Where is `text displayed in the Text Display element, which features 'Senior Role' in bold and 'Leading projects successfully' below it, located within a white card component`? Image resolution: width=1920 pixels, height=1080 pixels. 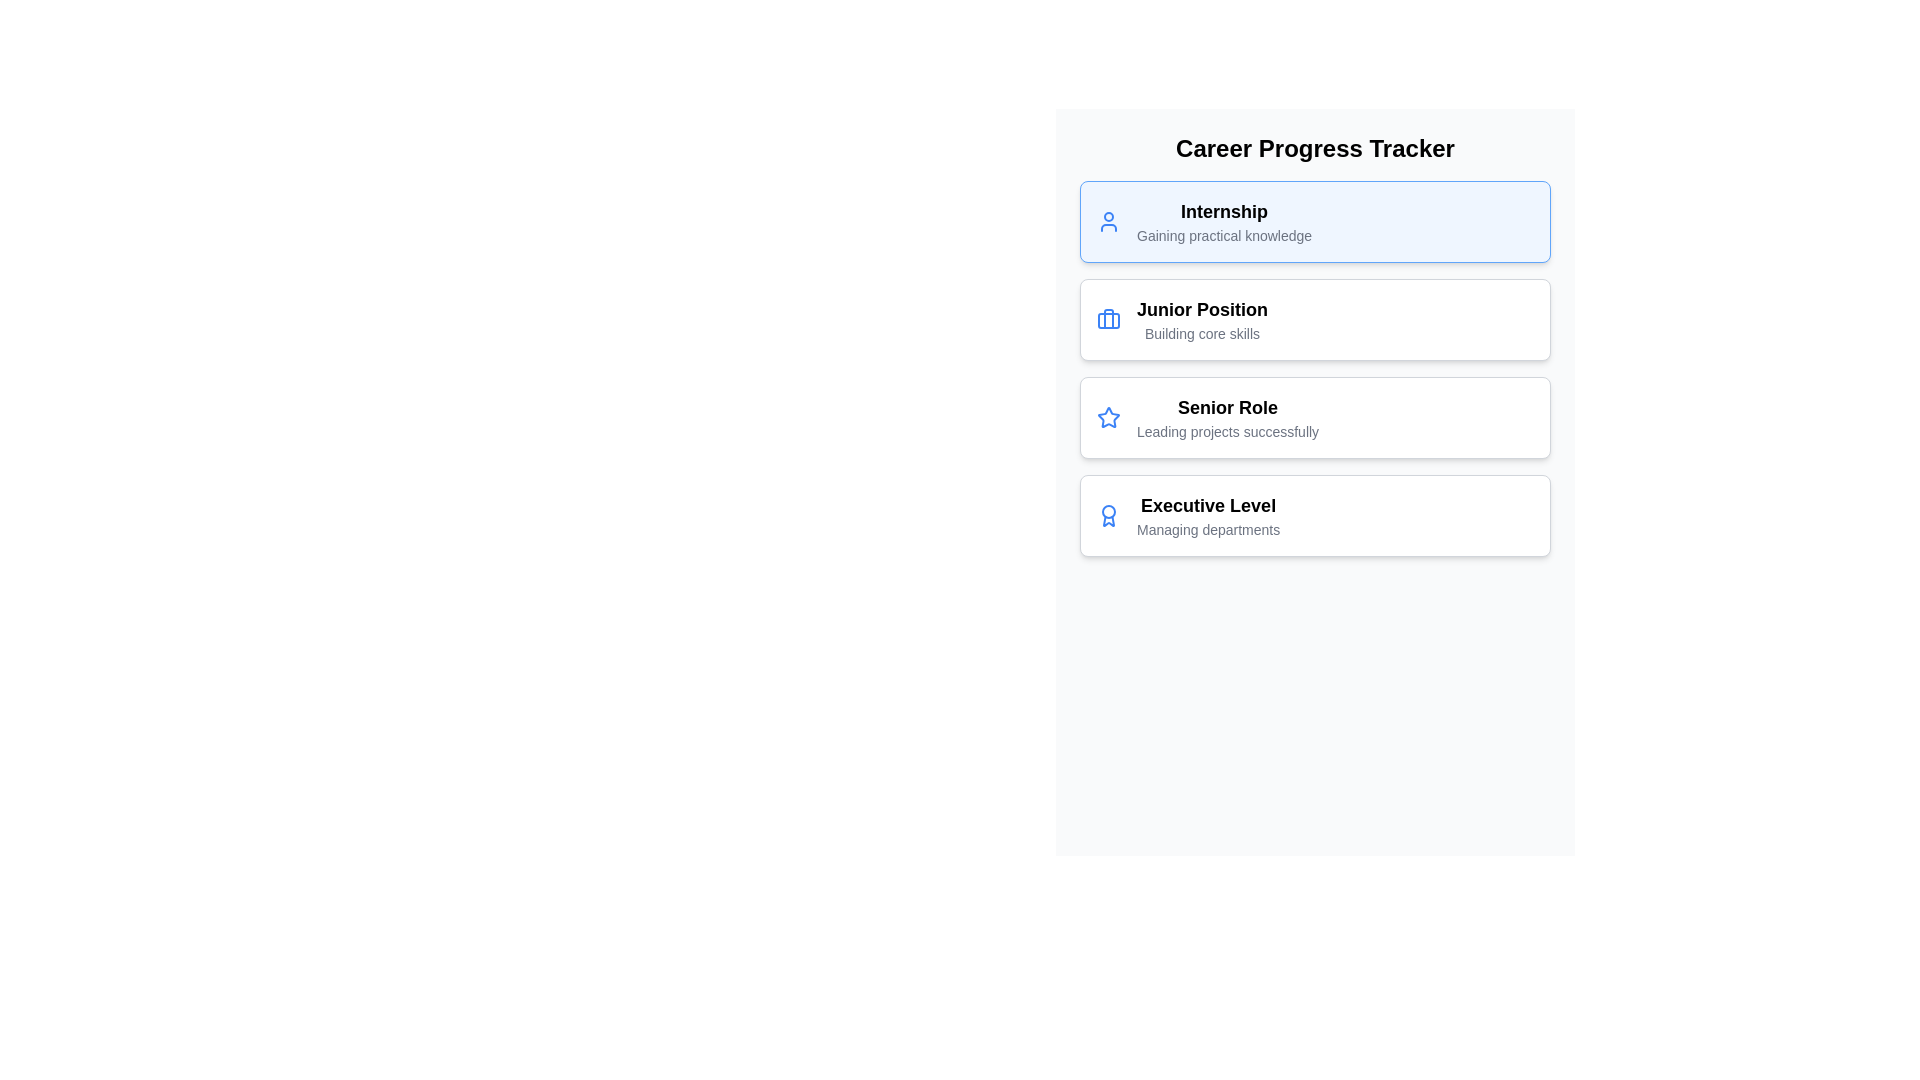
text displayed in the Text Display element, which features 'Senior Role' in bold and 'Leading projects successfully' below it, located within a white card component is located at coordinates (1227, 416).